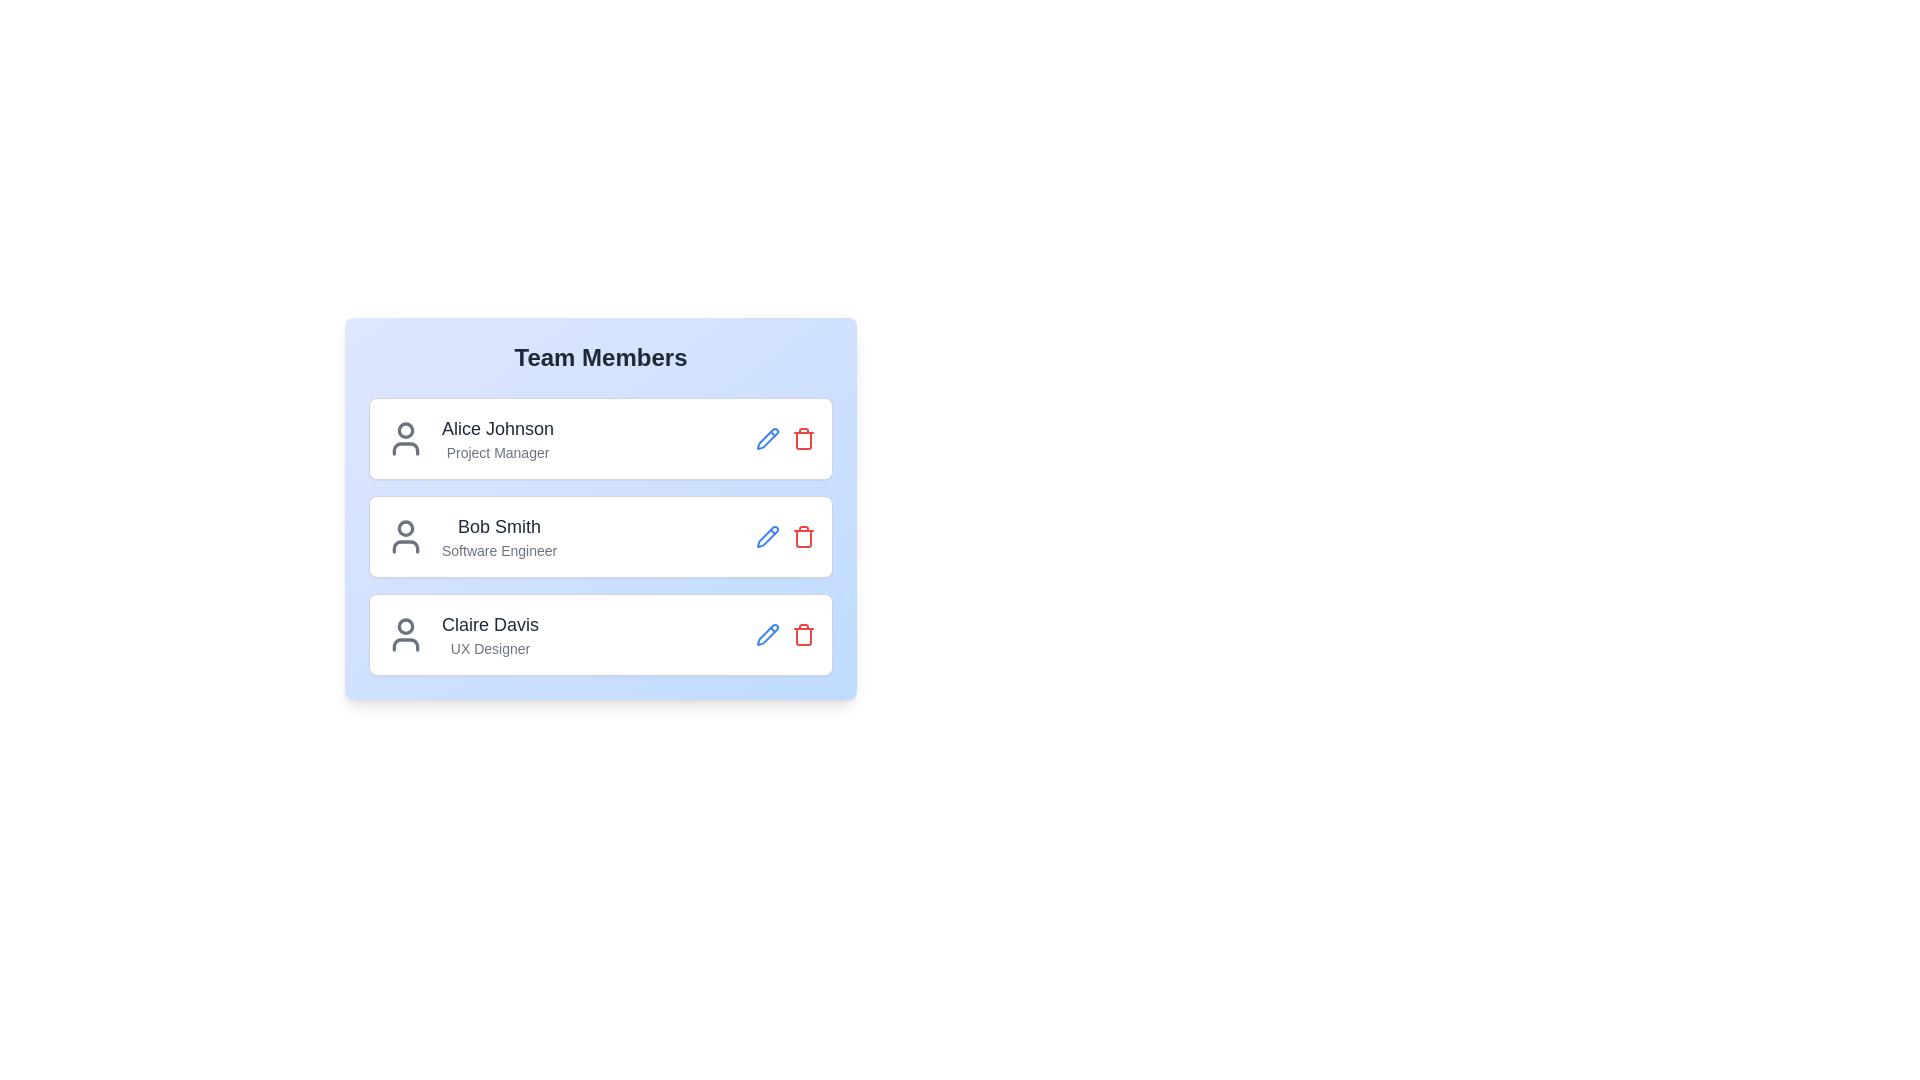 The width and height of the screenshot is (1920, 1080). What do you see at coordinates (498, 427) in the screenshot?
I see `the text of the team member's name Alice Johnson` at bounding box center [498, 427].